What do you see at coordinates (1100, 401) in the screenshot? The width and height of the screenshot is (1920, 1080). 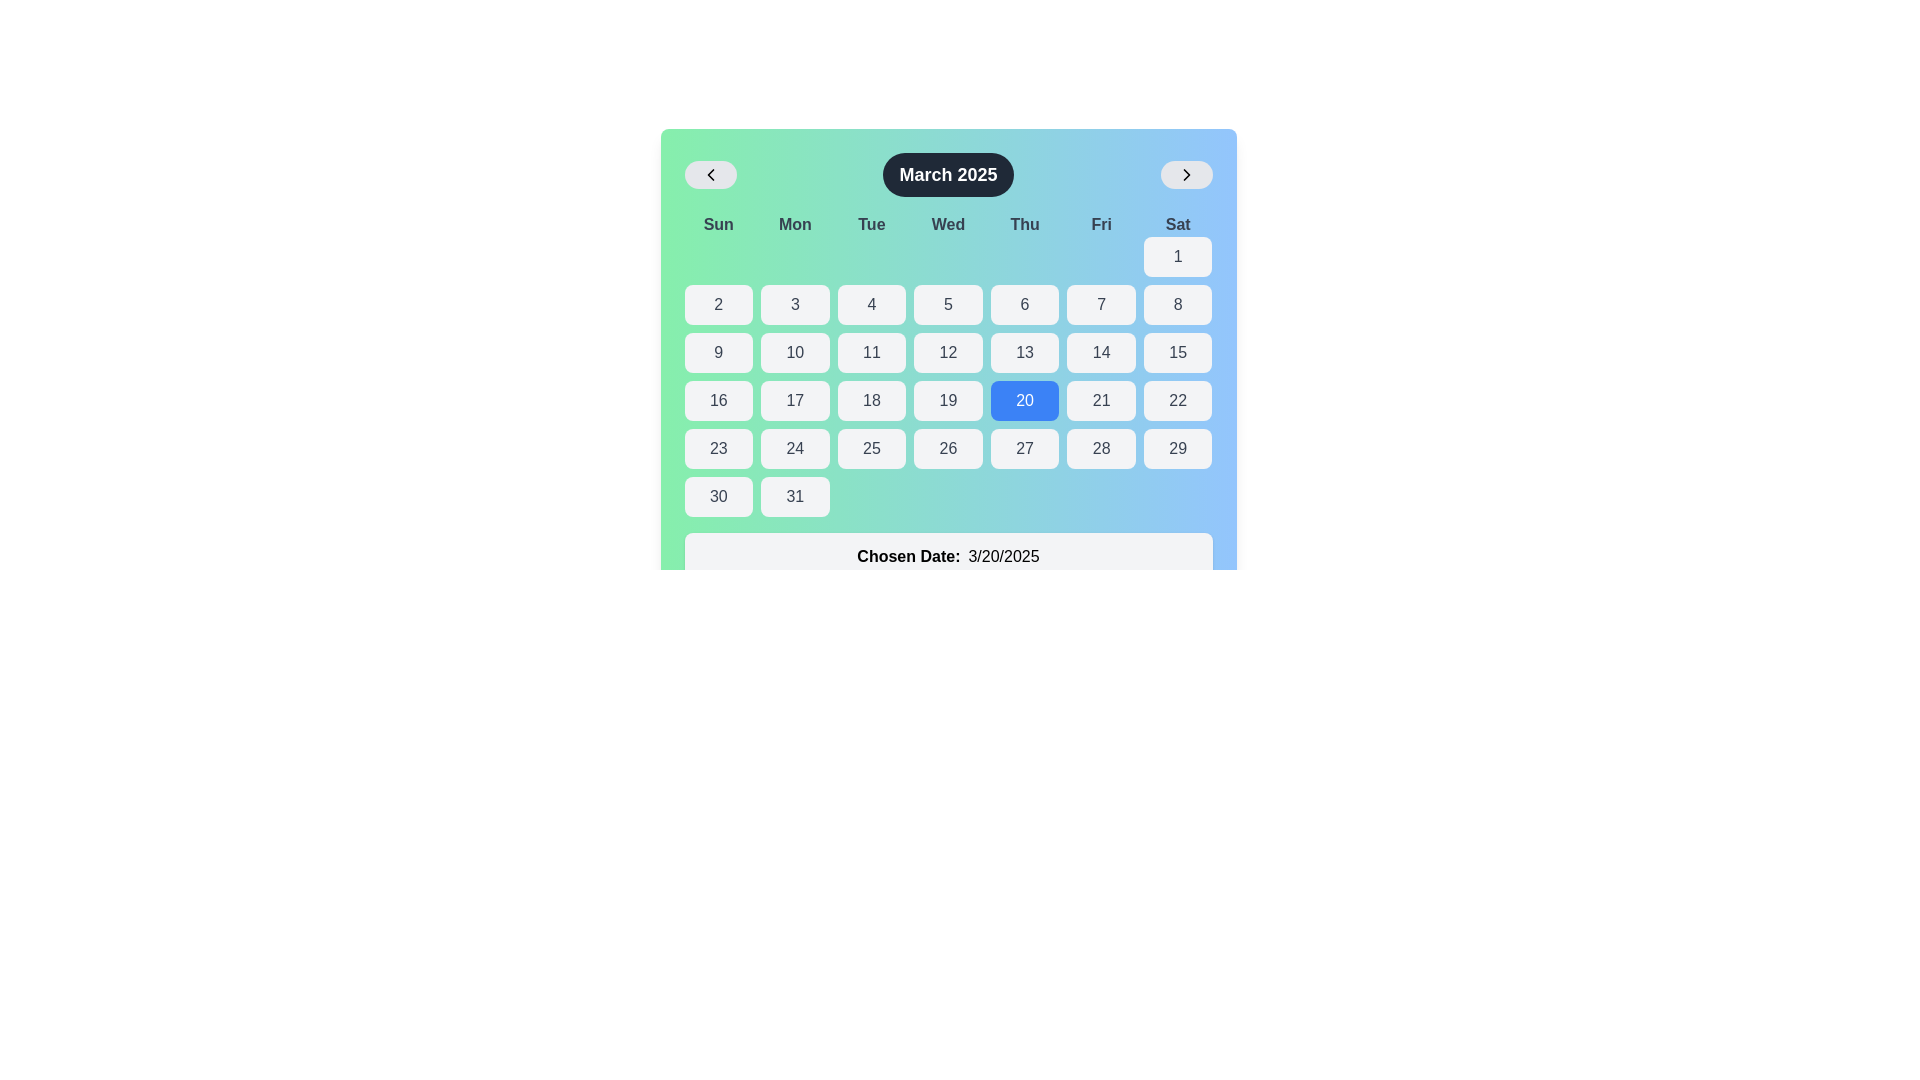 I see `the rounded rectangular button displaying the number '21' in dark gray text, located in the sixth column of the fourth row of a 7x6 grid layout on the March 2025 calendar interface` at bounding box center [1100, 401].